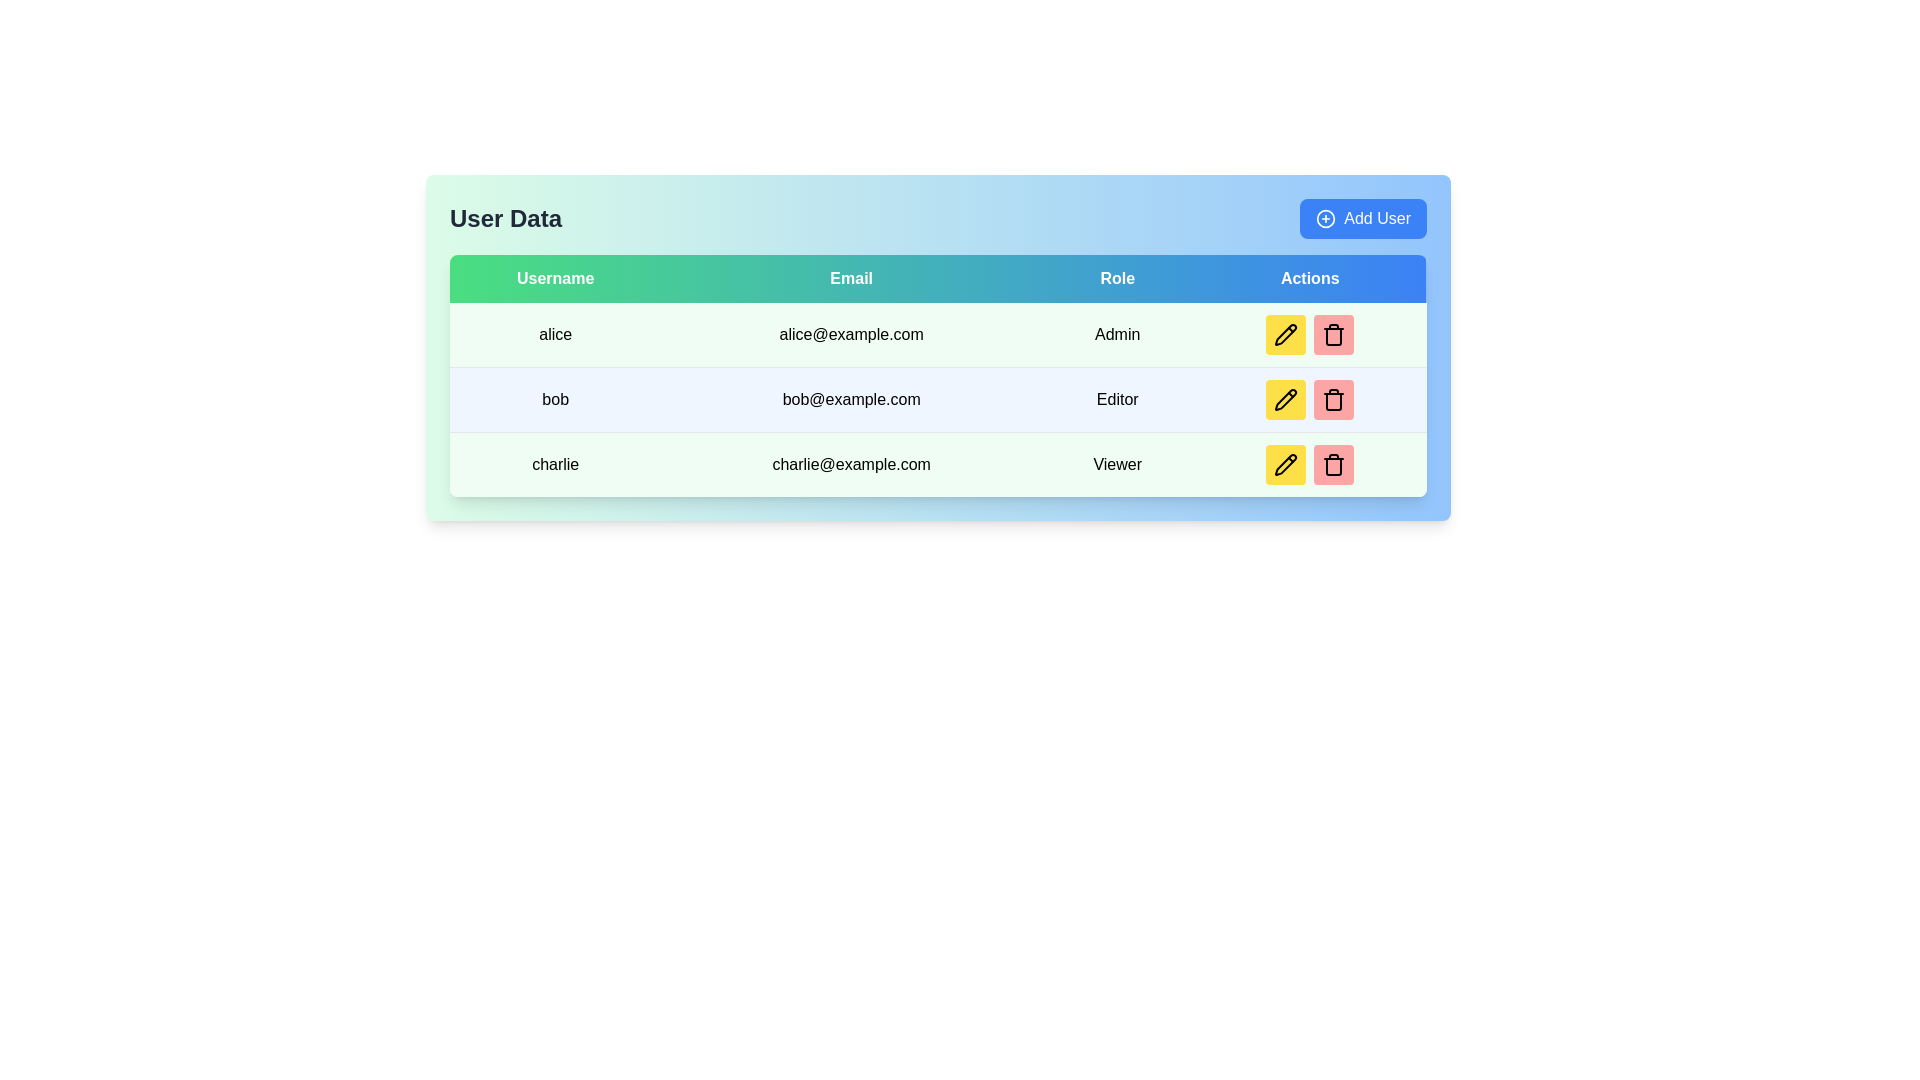 The image size is (1920, 1080). Describe the element at coordinates (1286, 400) in the screenshot. I see `the edit icon button, which resembles a pencil with a yellow background and is located in the 'Actions' column of the second row associated with the user 'bob'` at that location.